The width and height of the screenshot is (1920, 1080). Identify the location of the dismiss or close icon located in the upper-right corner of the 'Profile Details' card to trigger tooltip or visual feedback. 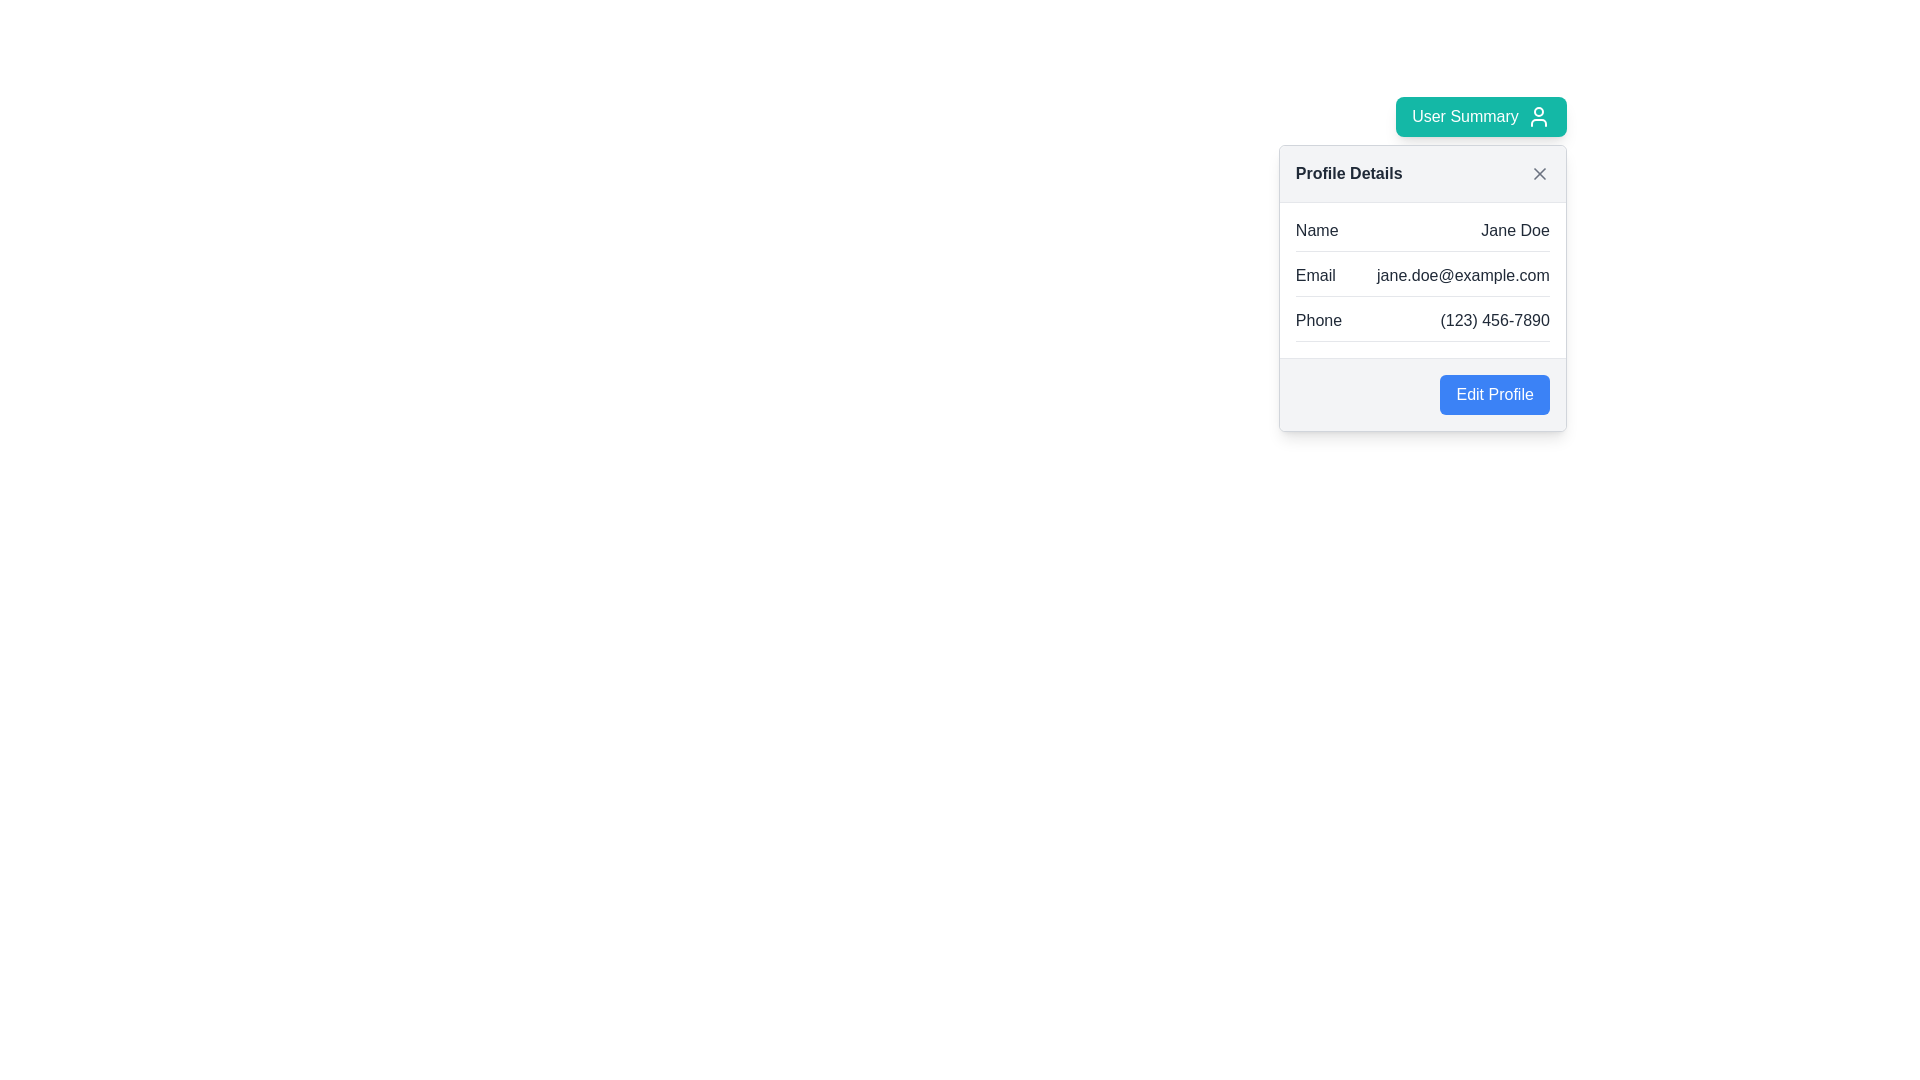
(1538, 172).